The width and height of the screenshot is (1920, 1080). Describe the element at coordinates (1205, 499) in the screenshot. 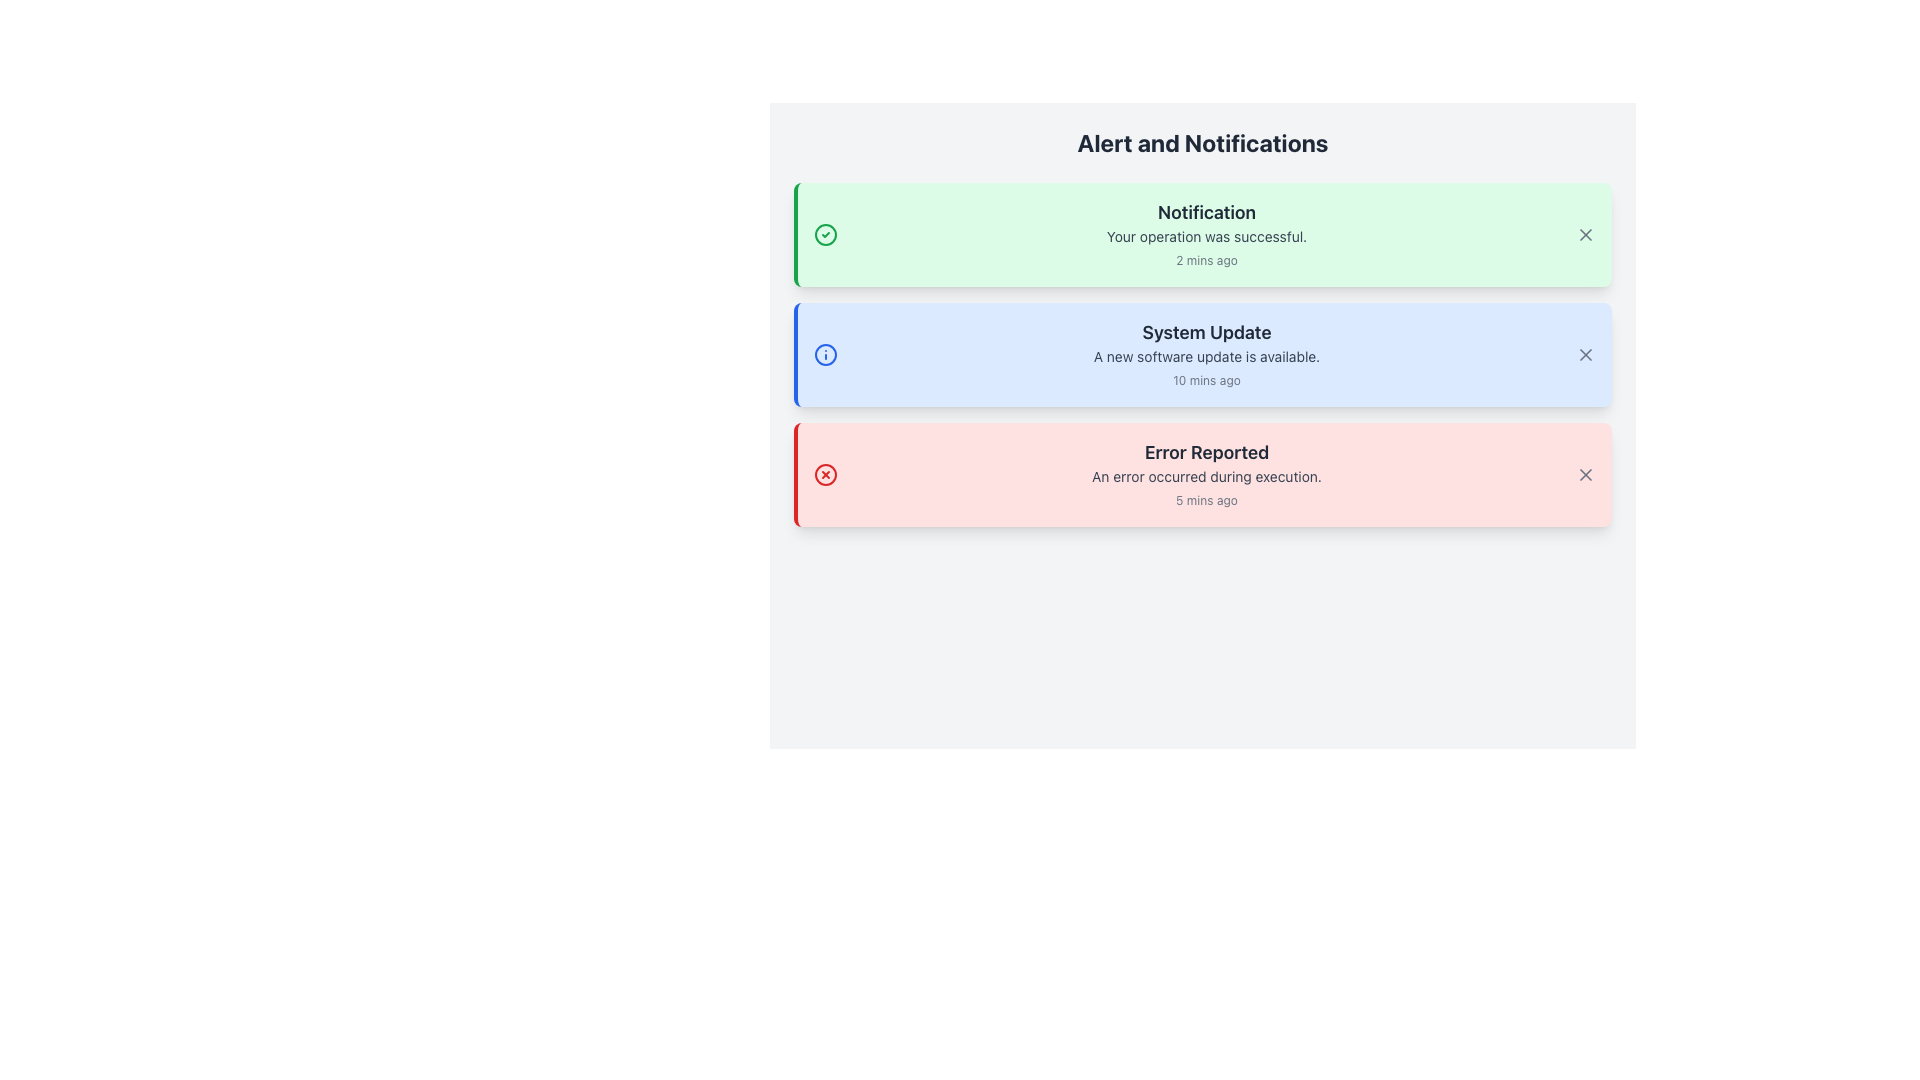

I see `the Text Label that indicates the relative timestamp of the notification in the bottom-right corner of the 'Error Reported' notification card` at that location.